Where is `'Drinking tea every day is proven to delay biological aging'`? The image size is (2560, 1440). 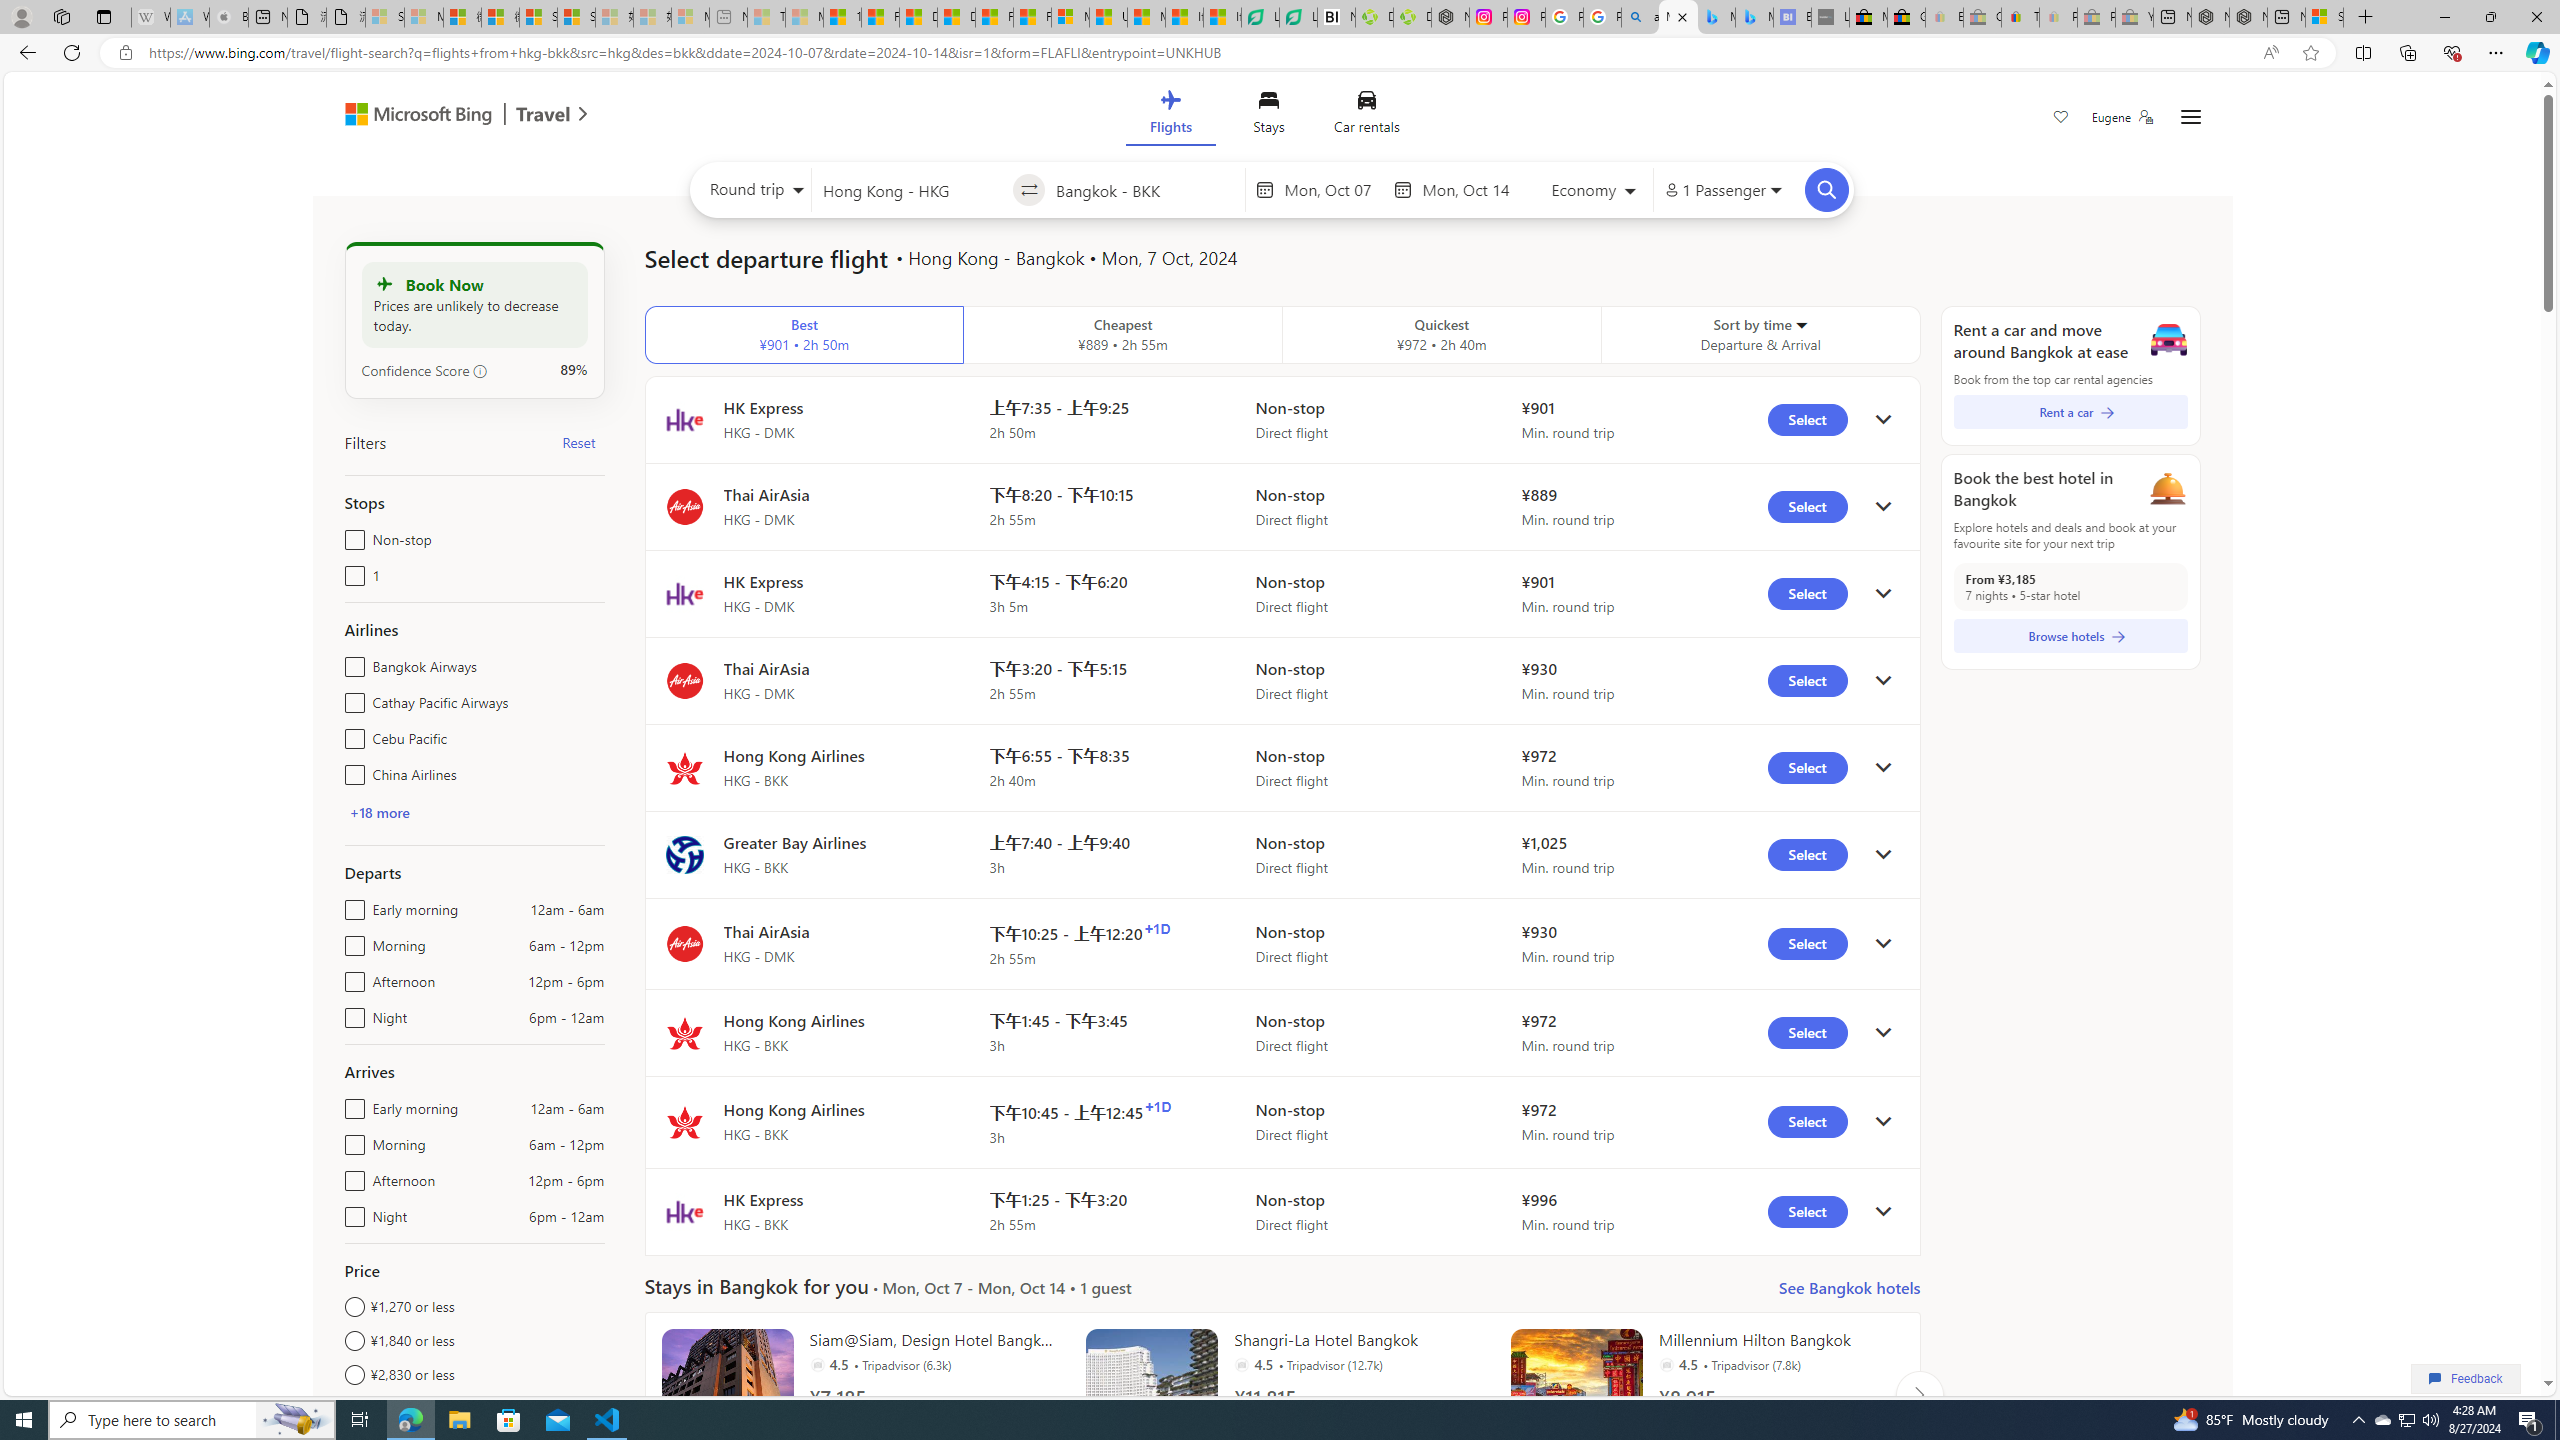
'Drinking tea every day is proven to delay biological aging' is located at coordinates (955, 16).